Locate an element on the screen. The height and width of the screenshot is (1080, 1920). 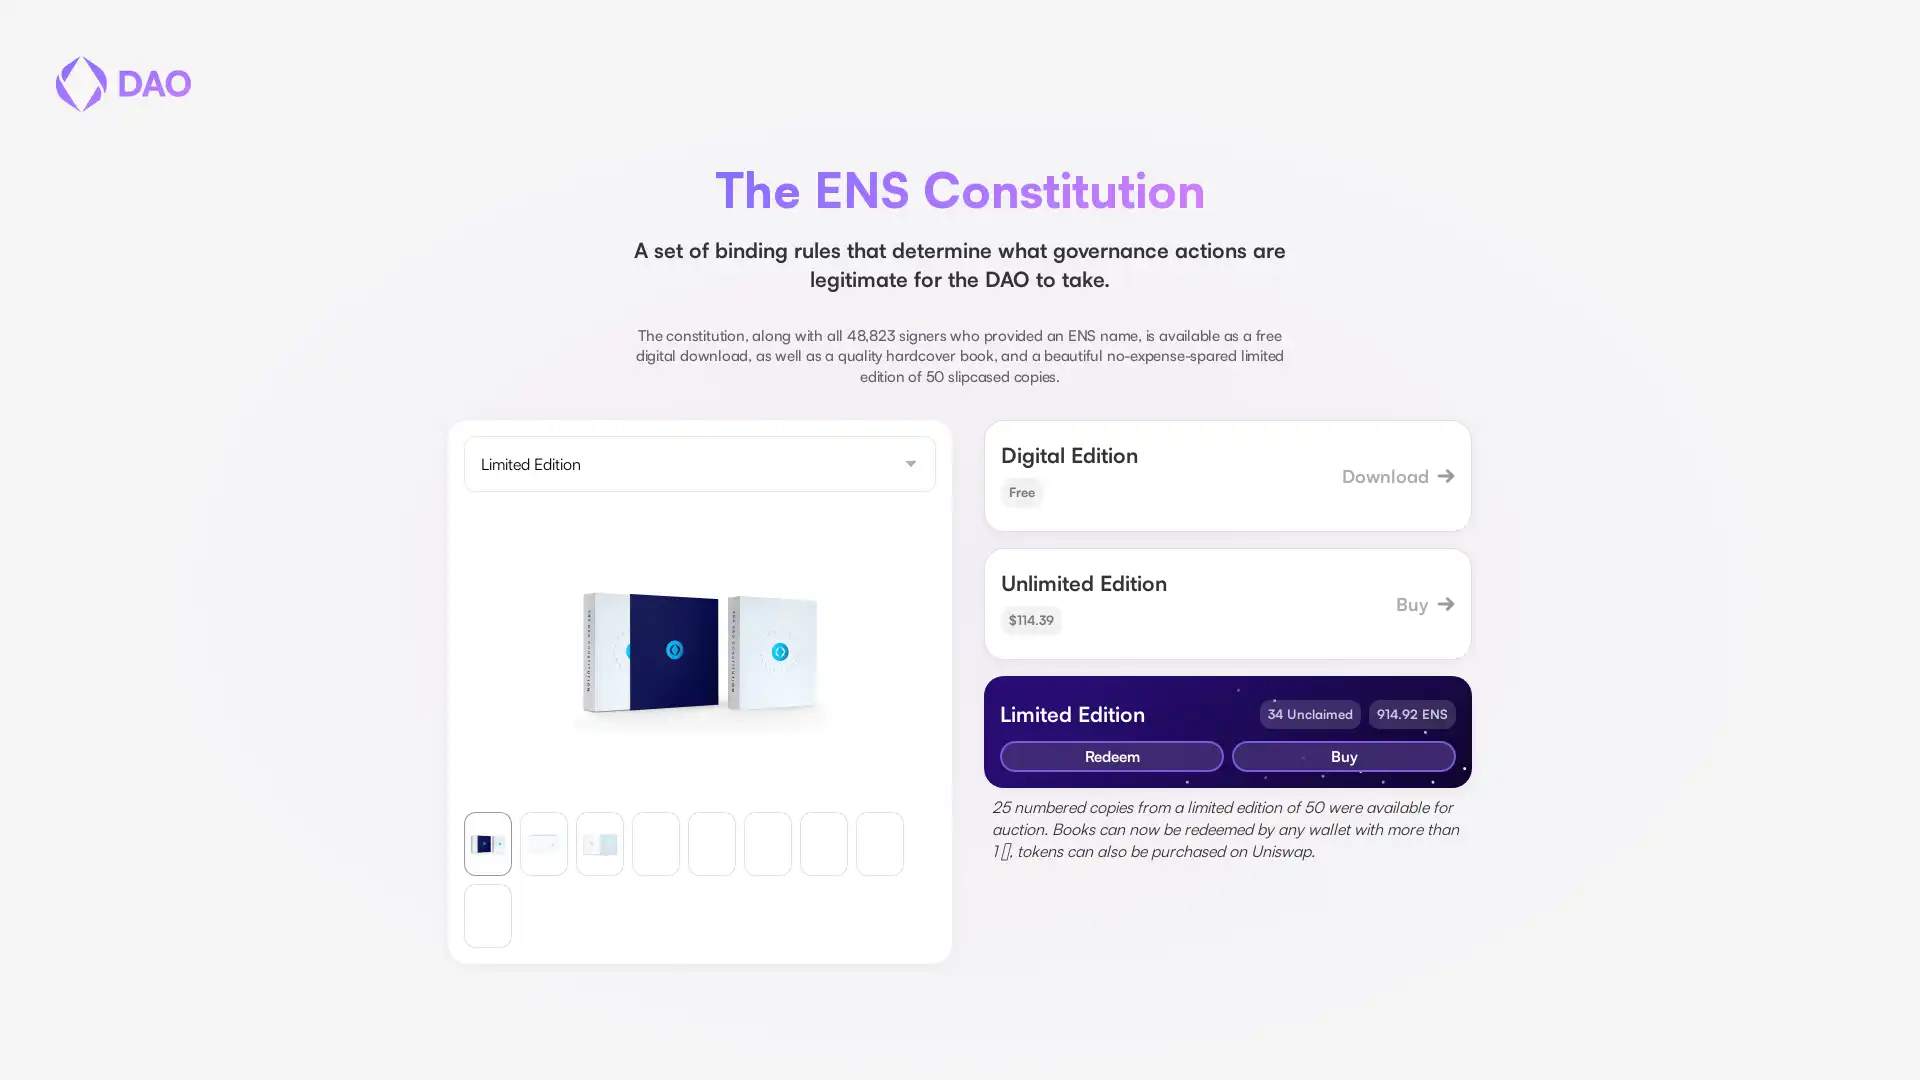
Limited edition page example 4 is located at coordinates (767, 843).